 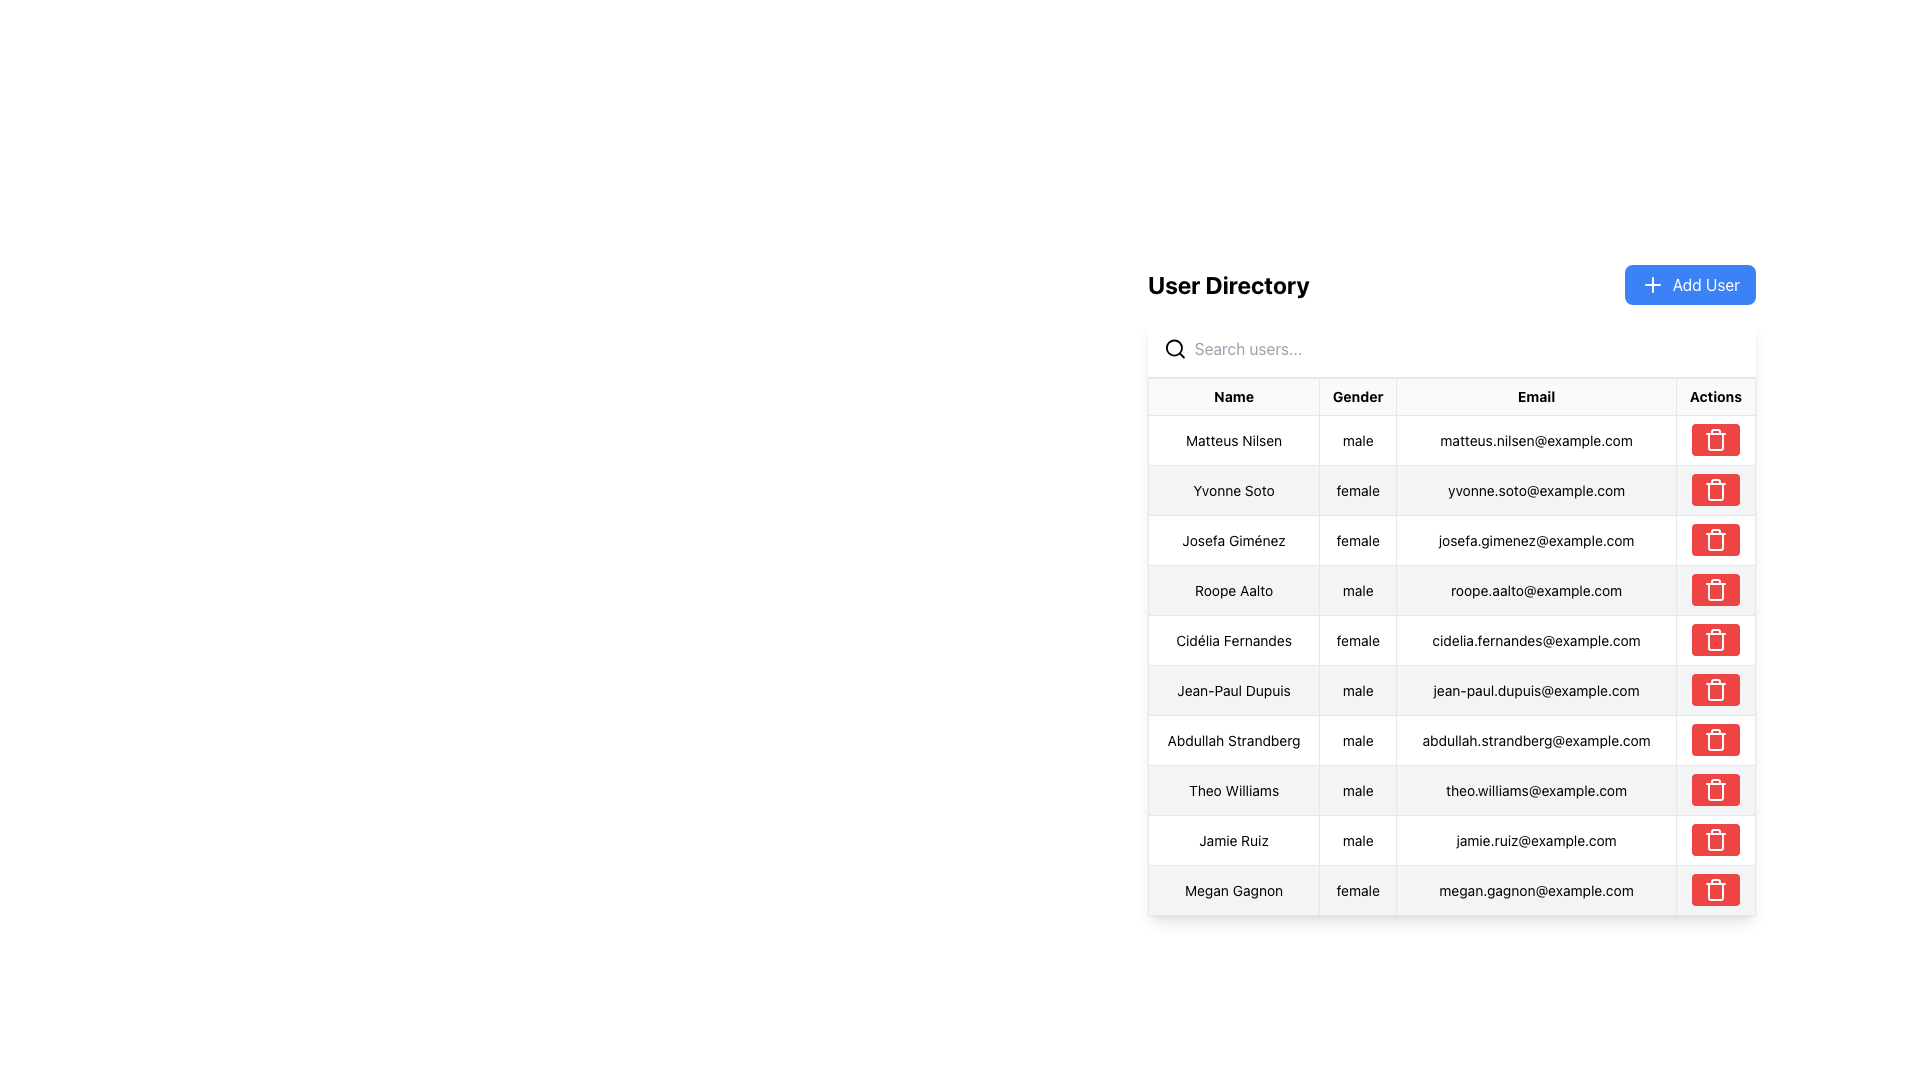 I want to click on the delete icon button in the 'Actions' column for user 'Jean-Paul Dupuis', so click(x=1714, y=689).